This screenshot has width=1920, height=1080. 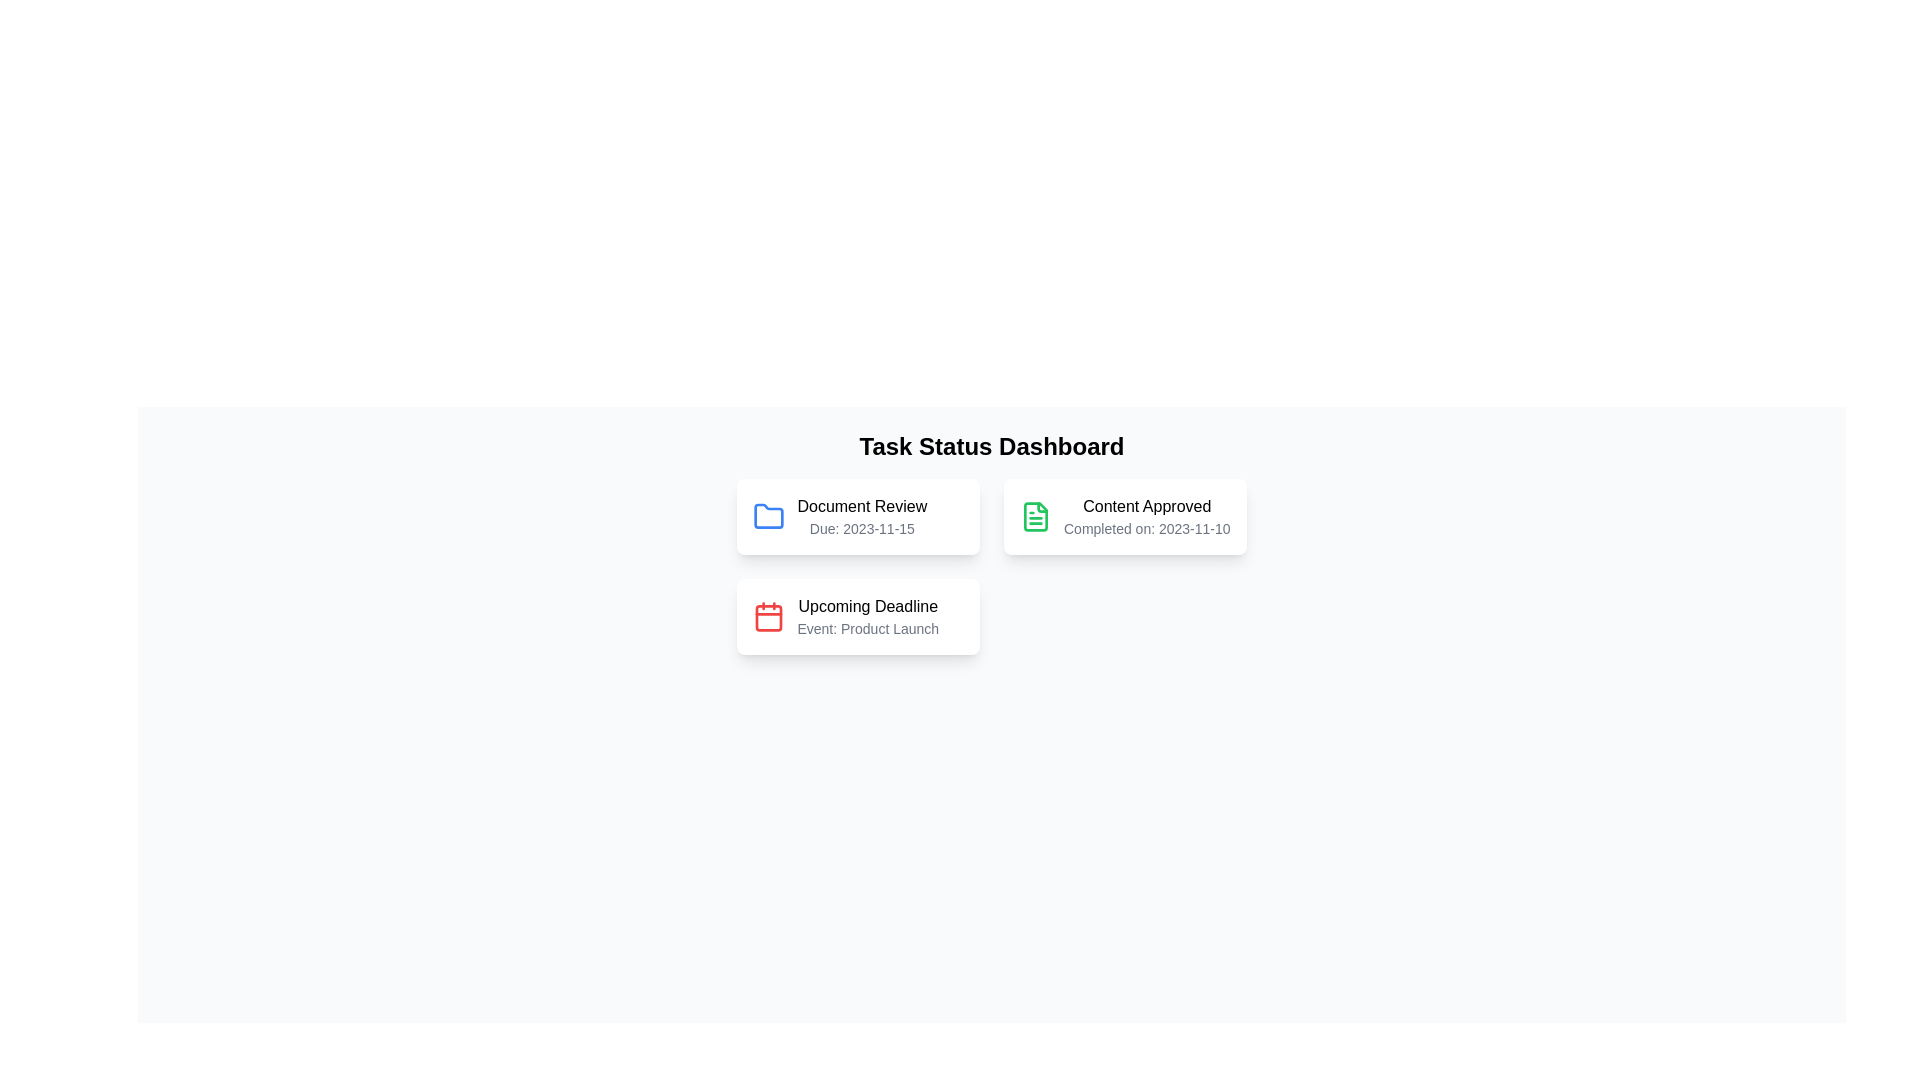 I want to click on the Informational card that provides details about the upcoming 'Product Launch' event, located in the center bottom of the grid layout, below the 'Document Review' and 'Content Approved' cards, so click(x=858, y=616).